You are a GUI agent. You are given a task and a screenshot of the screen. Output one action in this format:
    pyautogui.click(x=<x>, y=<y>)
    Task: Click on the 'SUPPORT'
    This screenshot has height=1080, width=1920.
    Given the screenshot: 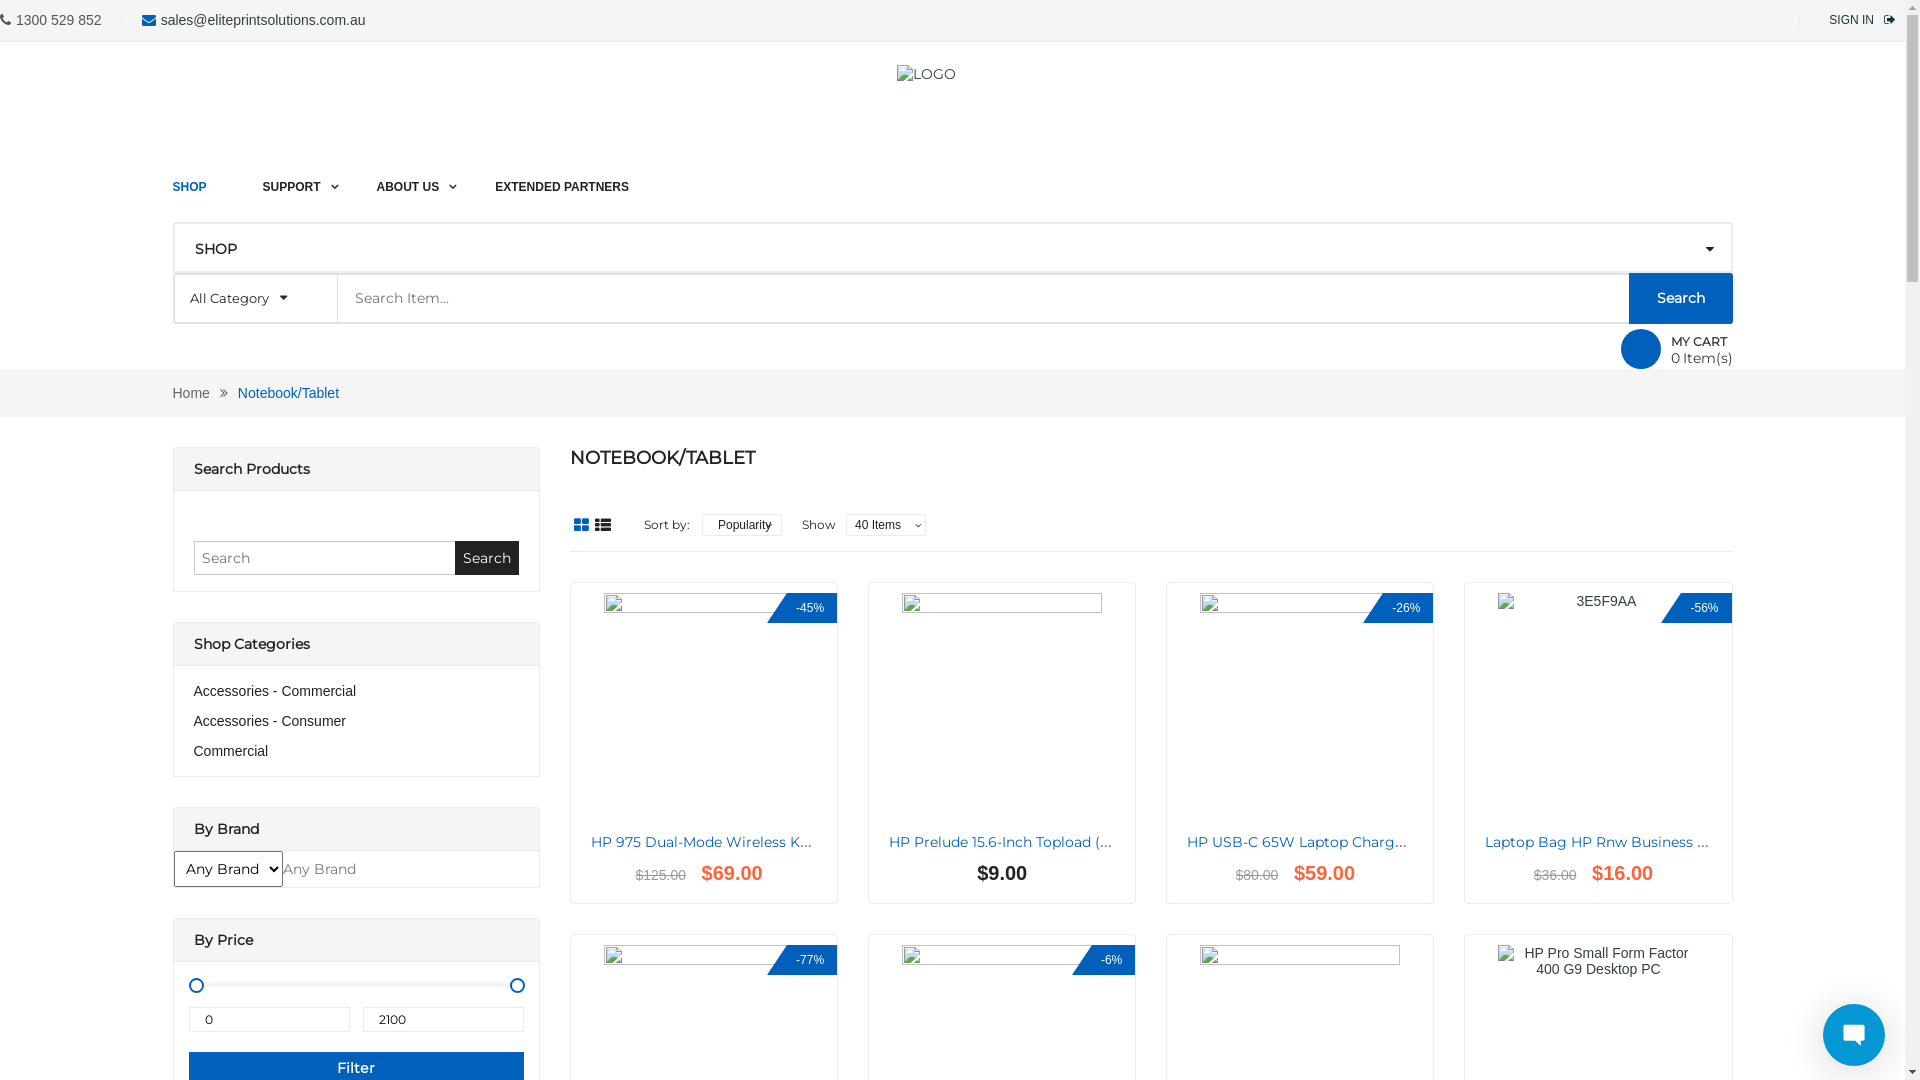 What is the action you would take?
    pyautogui.click(x=291, y=175)
    